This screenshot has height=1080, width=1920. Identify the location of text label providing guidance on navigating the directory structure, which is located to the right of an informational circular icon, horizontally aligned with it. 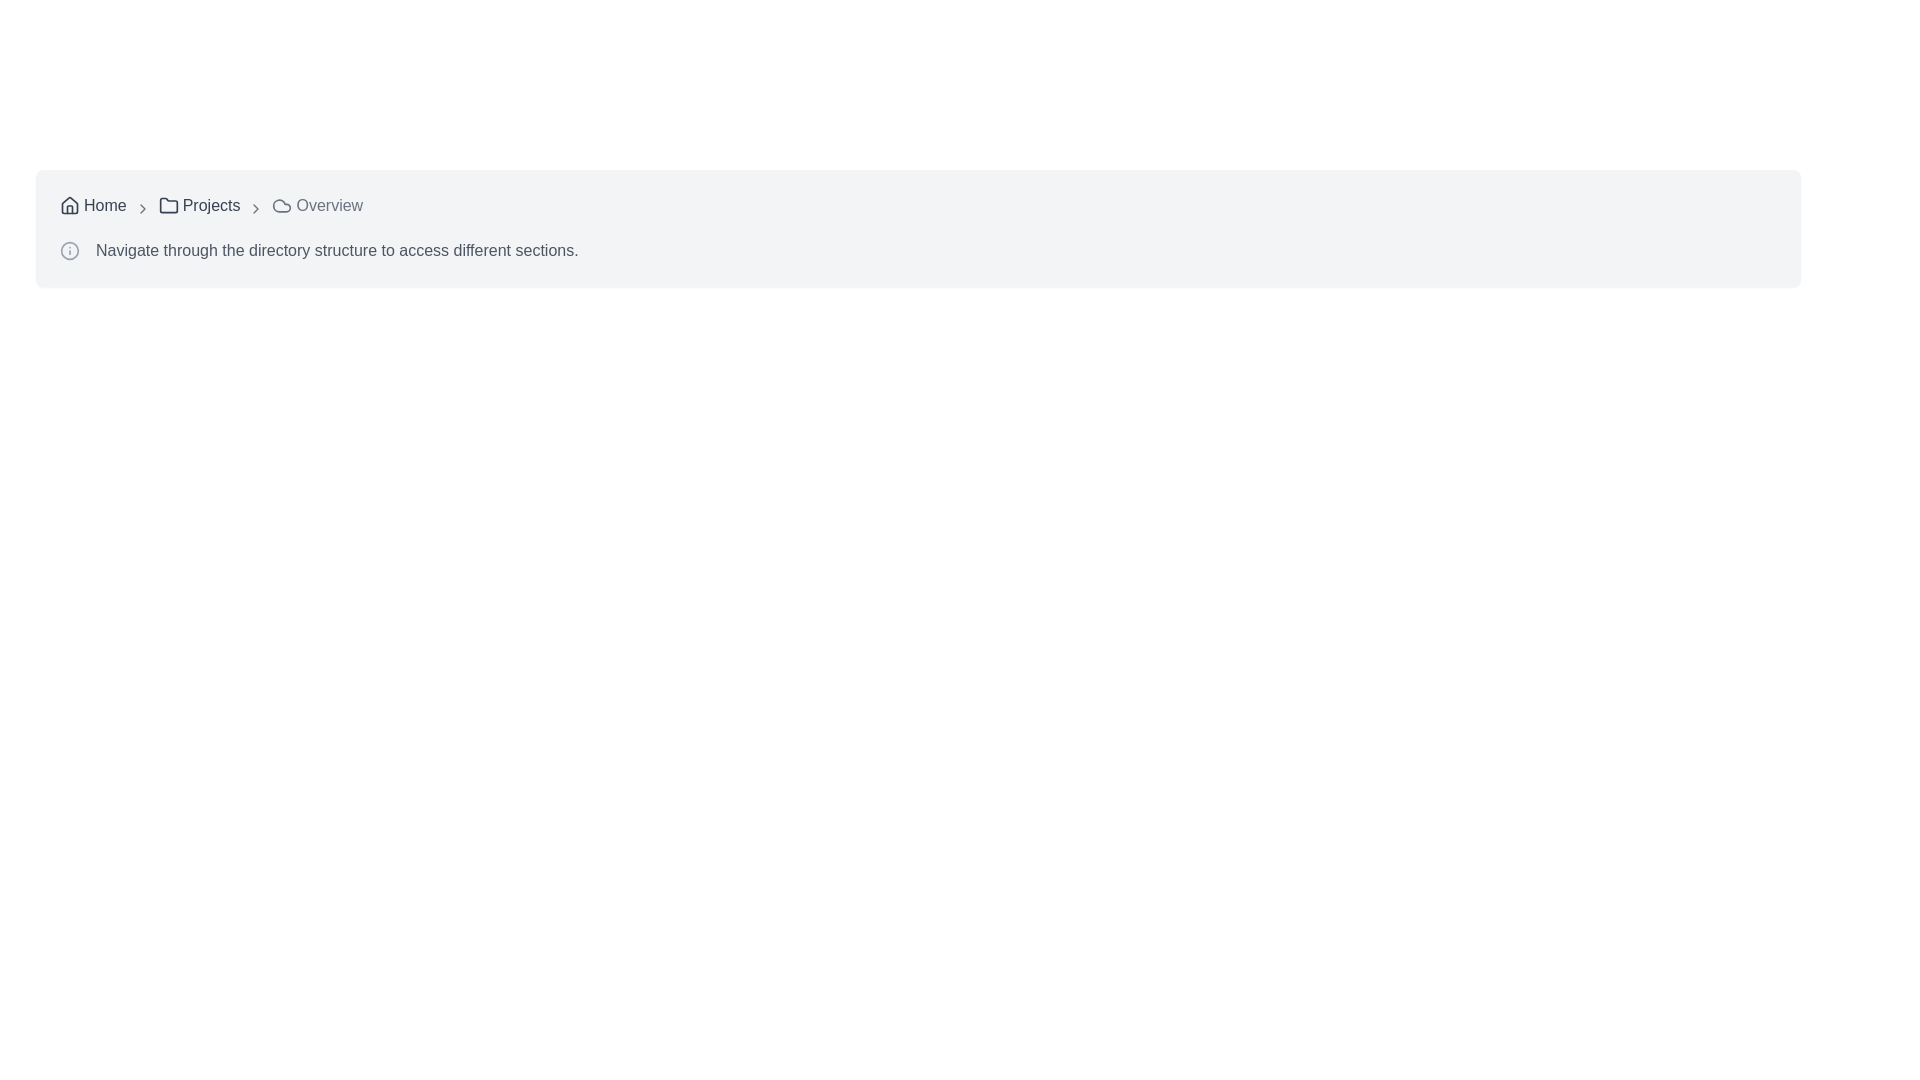
(337, 249).